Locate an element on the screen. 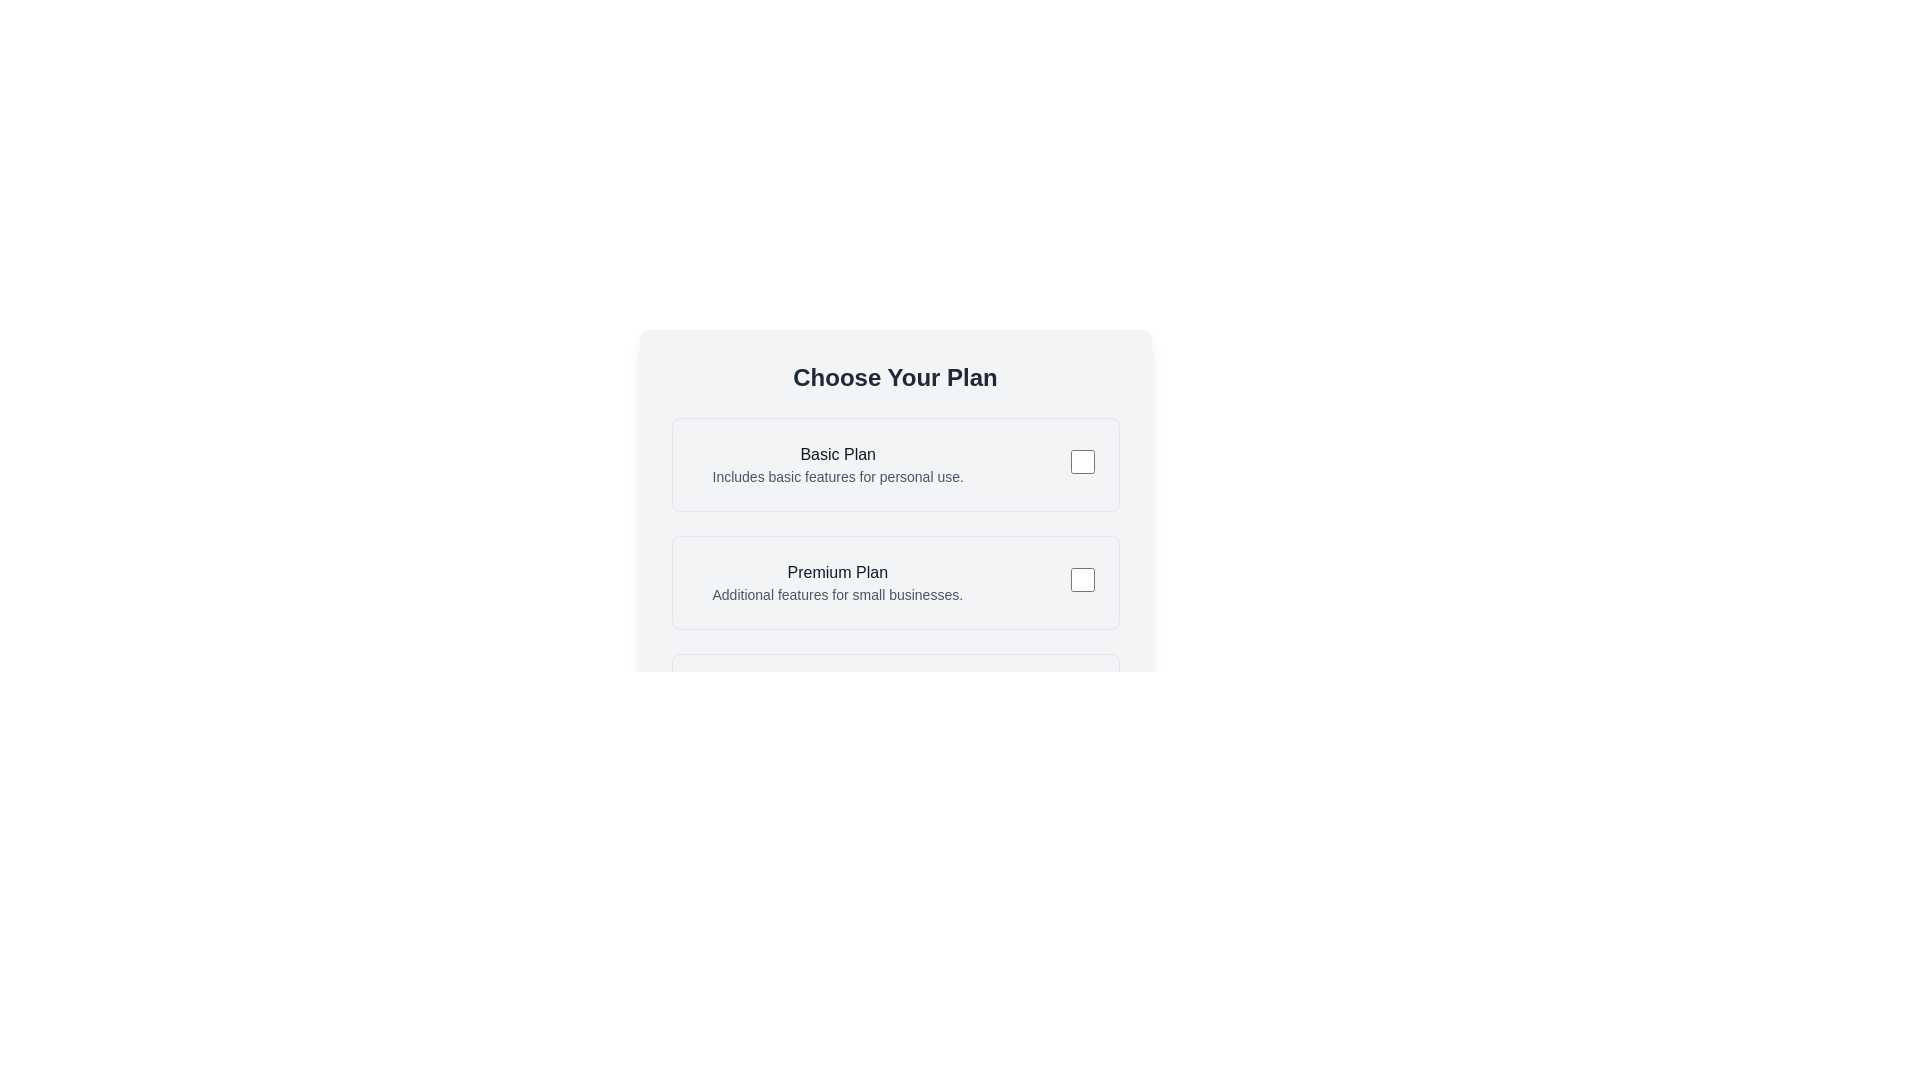  the checkbox is located at coordinates (1081, 579).